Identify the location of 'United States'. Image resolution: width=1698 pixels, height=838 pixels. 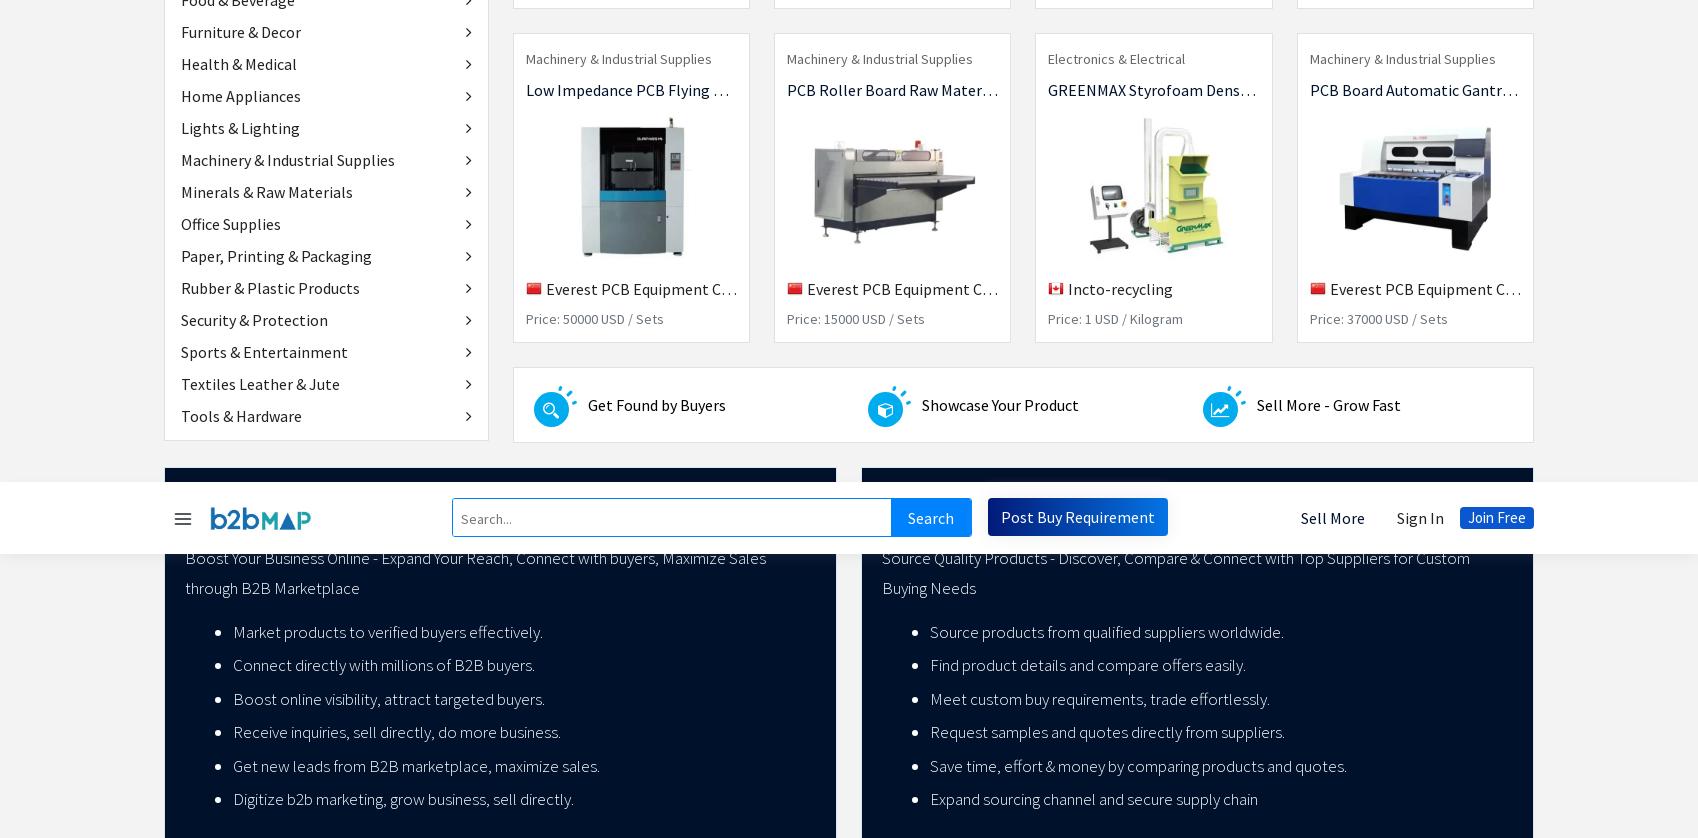
(1419, 662).